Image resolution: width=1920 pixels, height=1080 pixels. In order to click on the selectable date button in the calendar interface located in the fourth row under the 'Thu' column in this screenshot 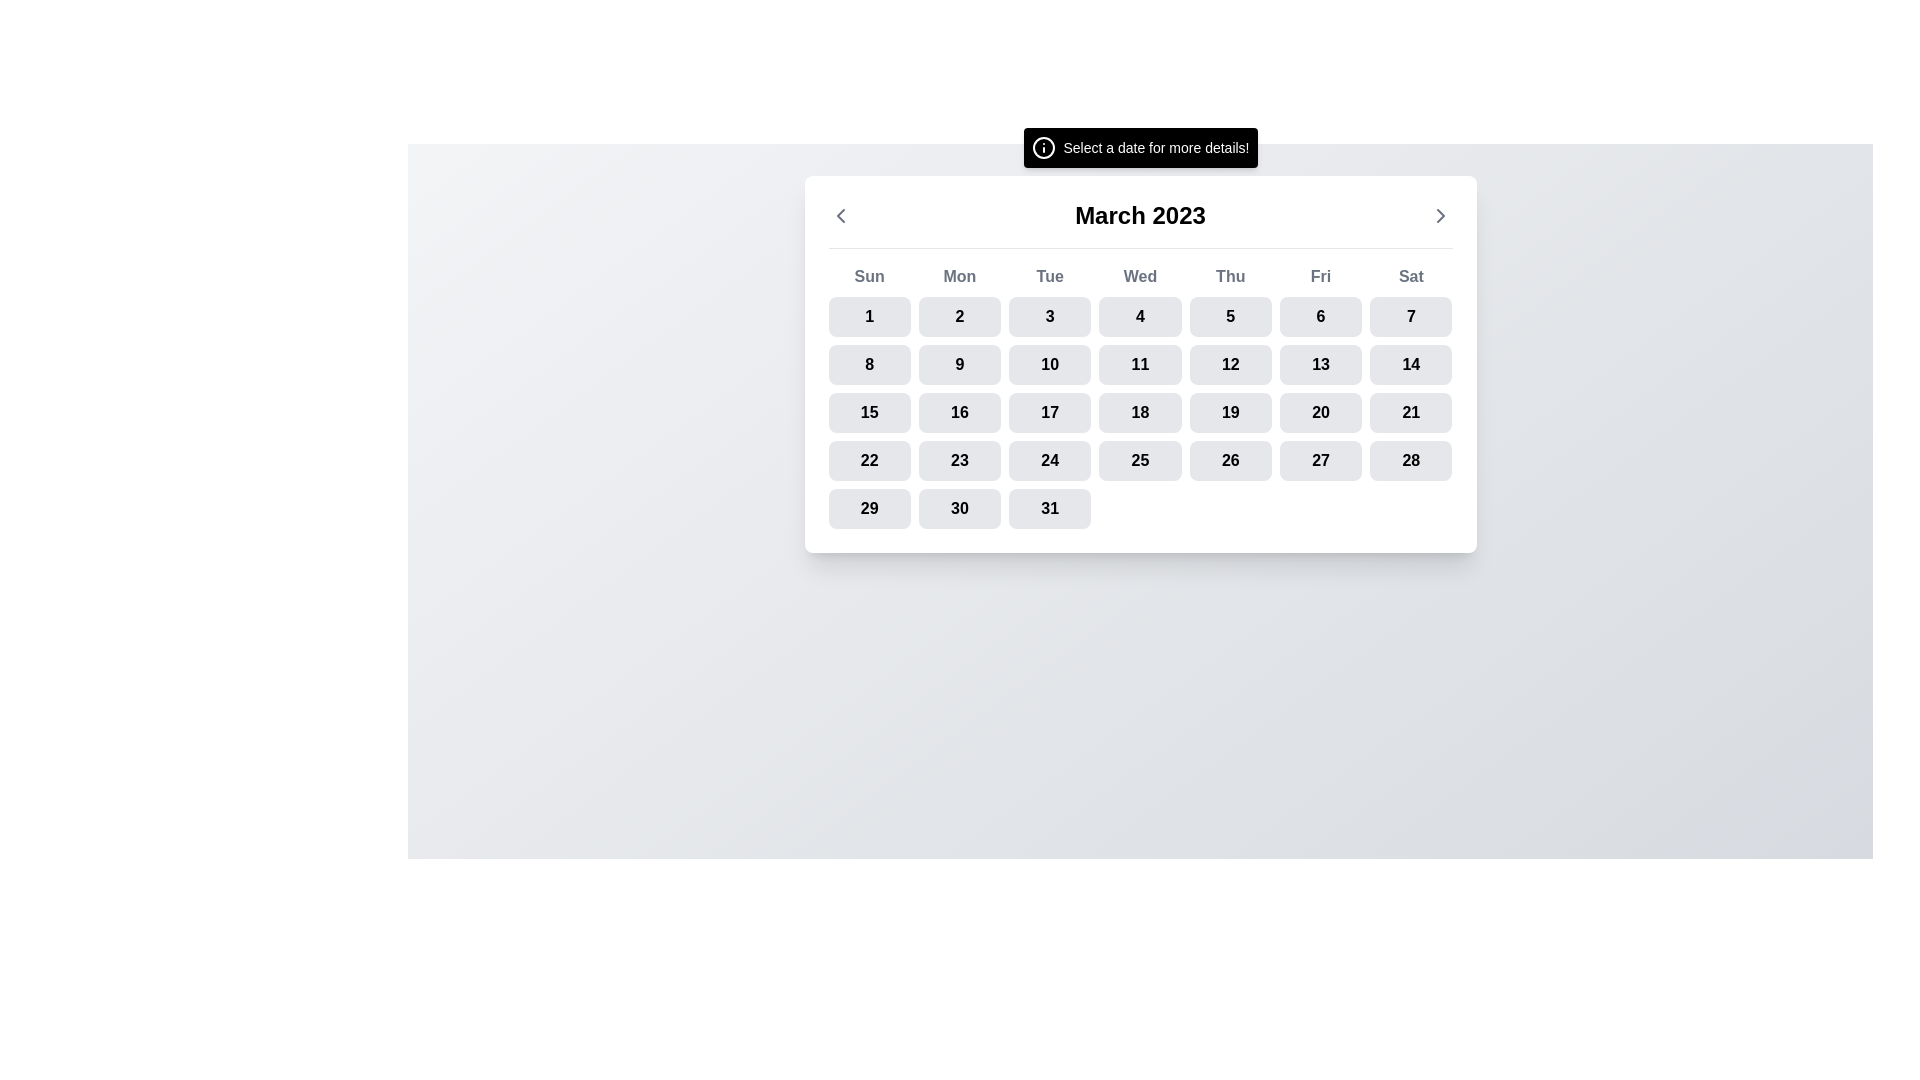, I will do `click(1229, 411)`.